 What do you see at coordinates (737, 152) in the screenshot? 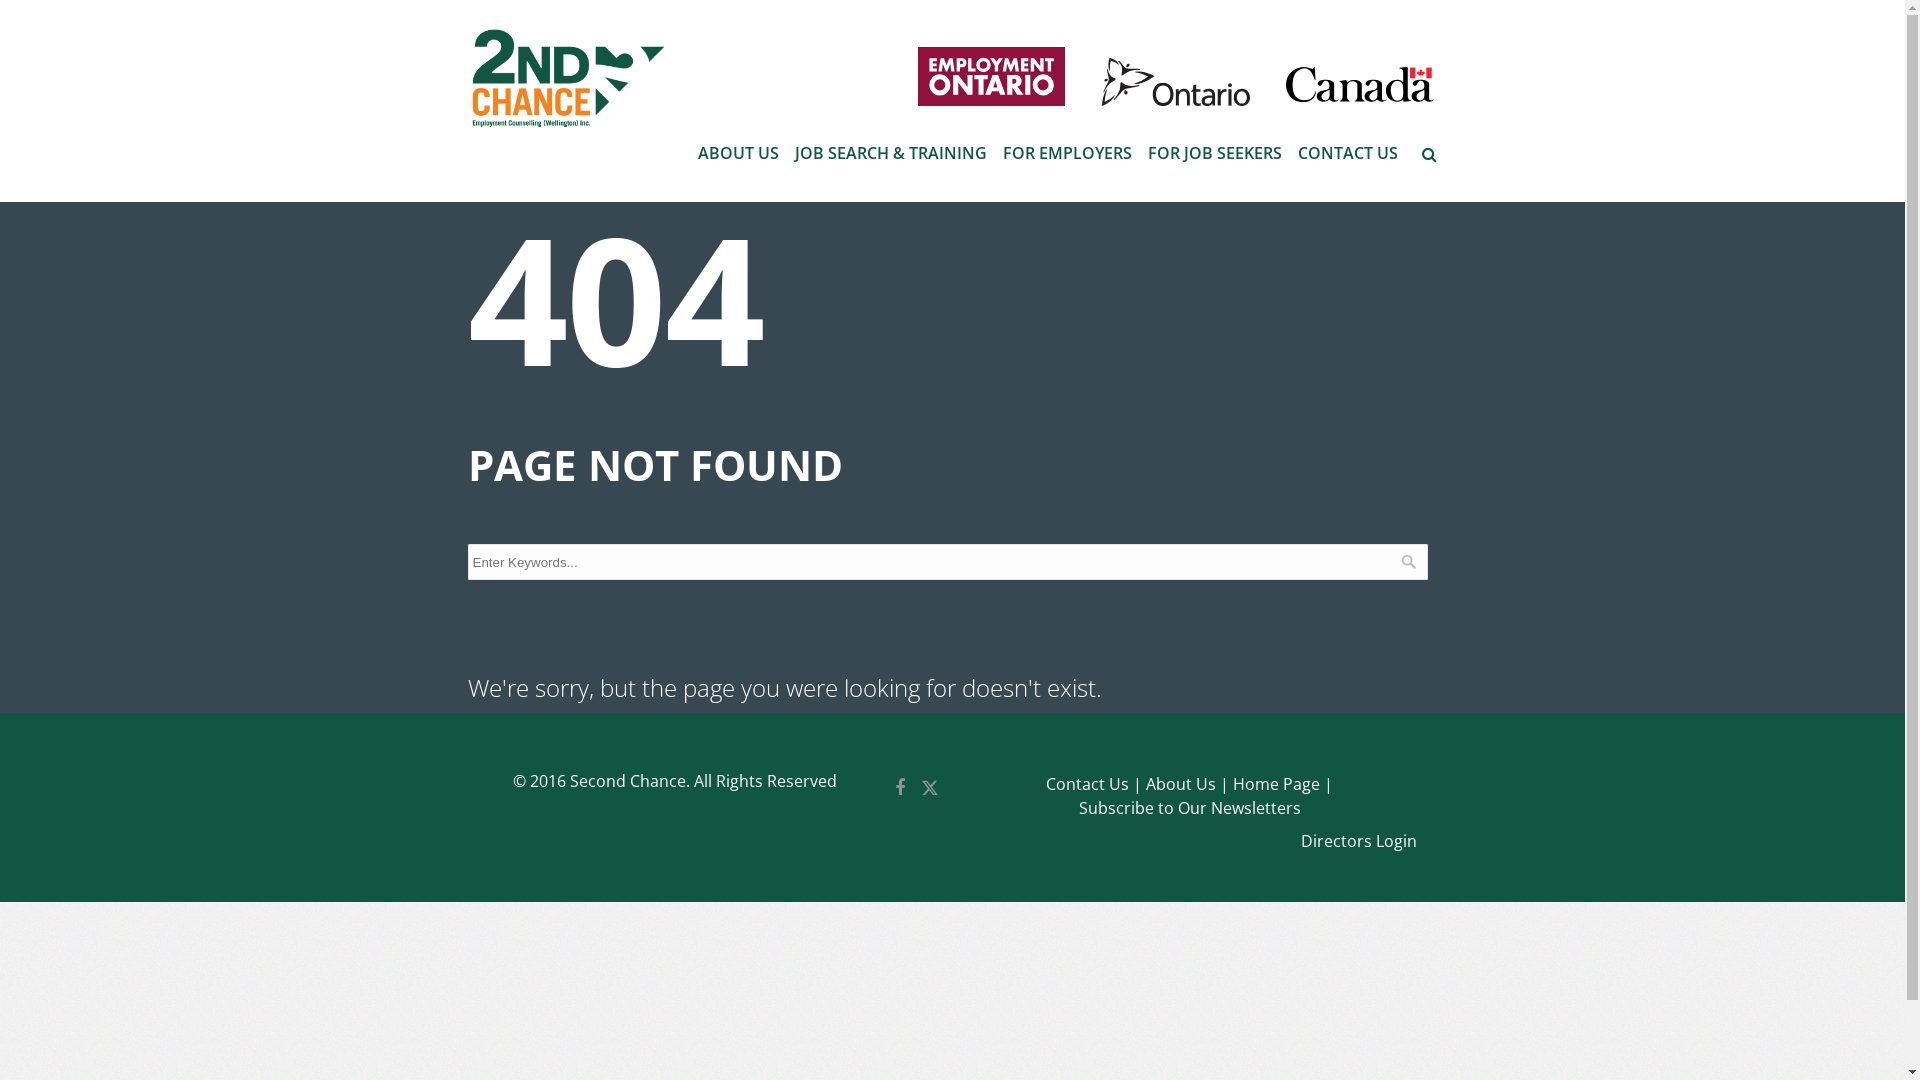
I see `'ABOUT US'` at bounding box center [737, 152].